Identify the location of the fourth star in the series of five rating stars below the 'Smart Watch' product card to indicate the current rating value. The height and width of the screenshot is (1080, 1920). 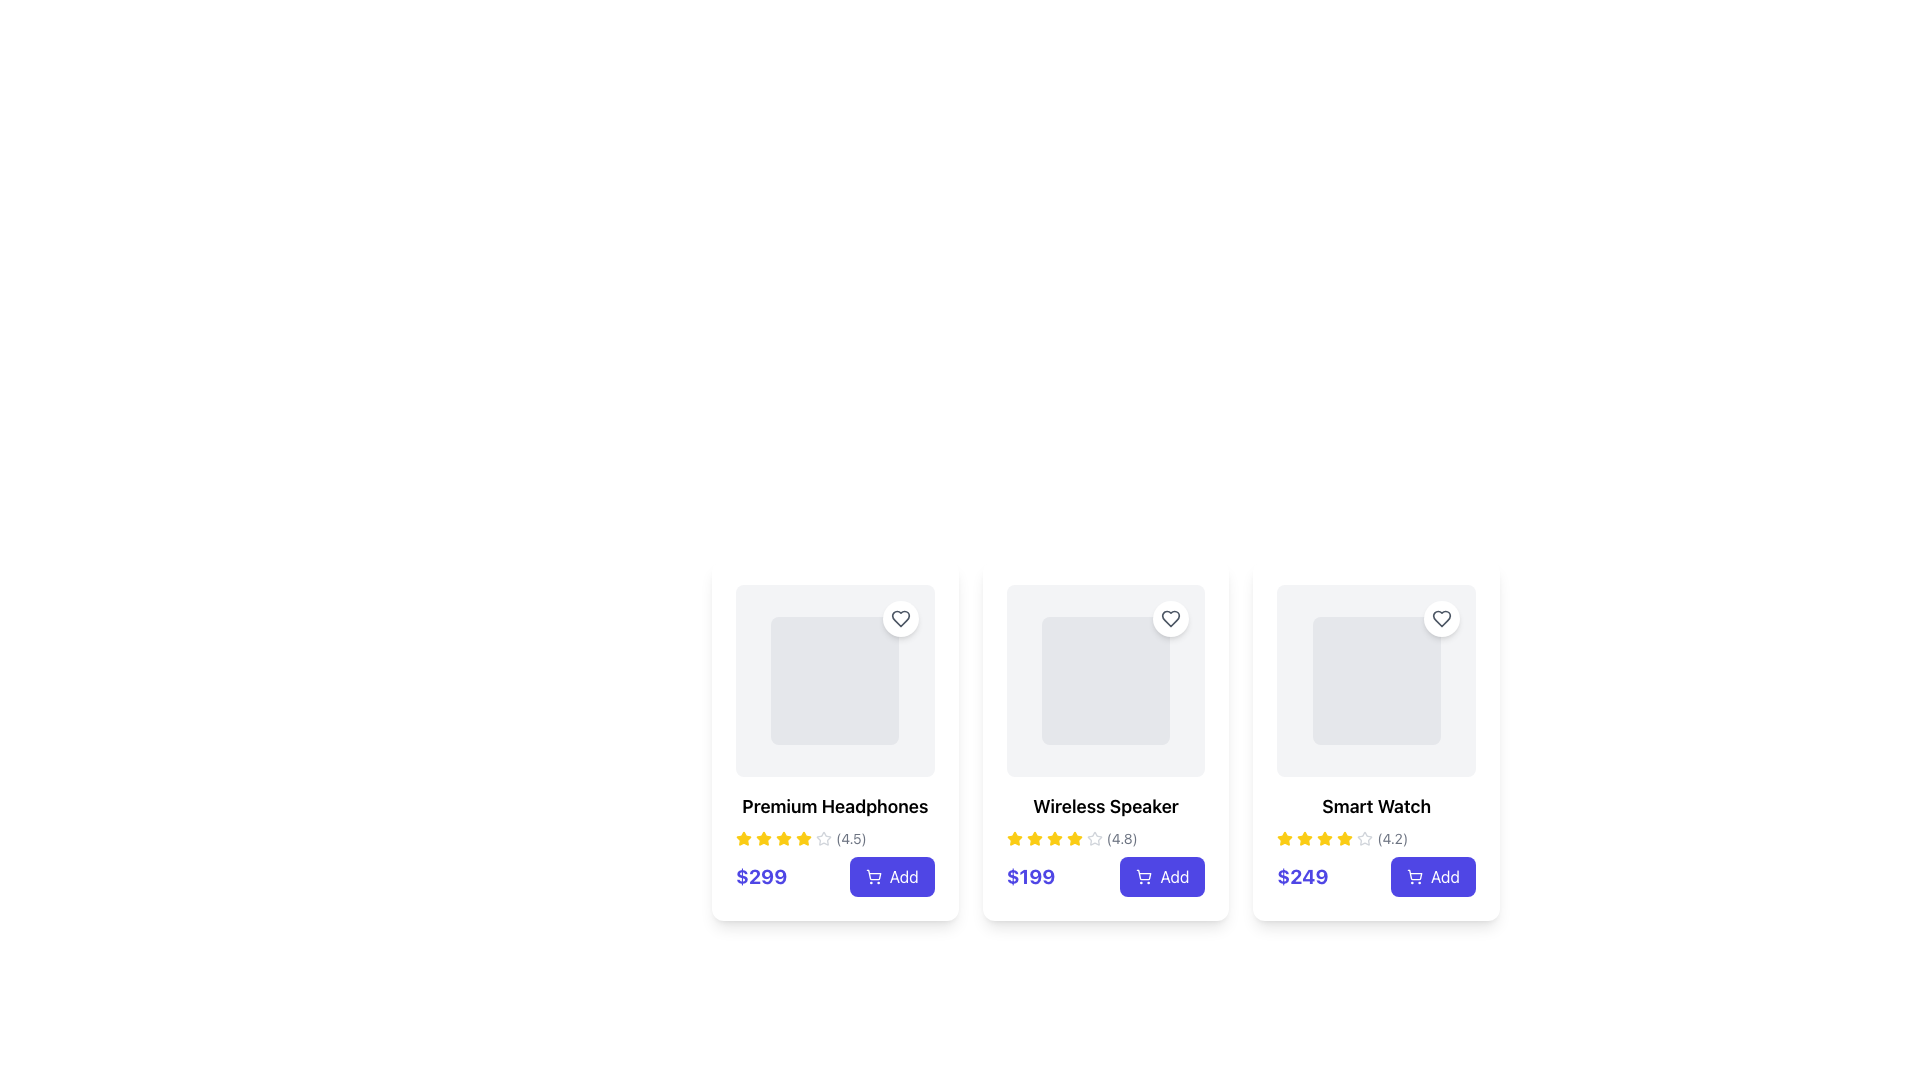
(1325, 839).